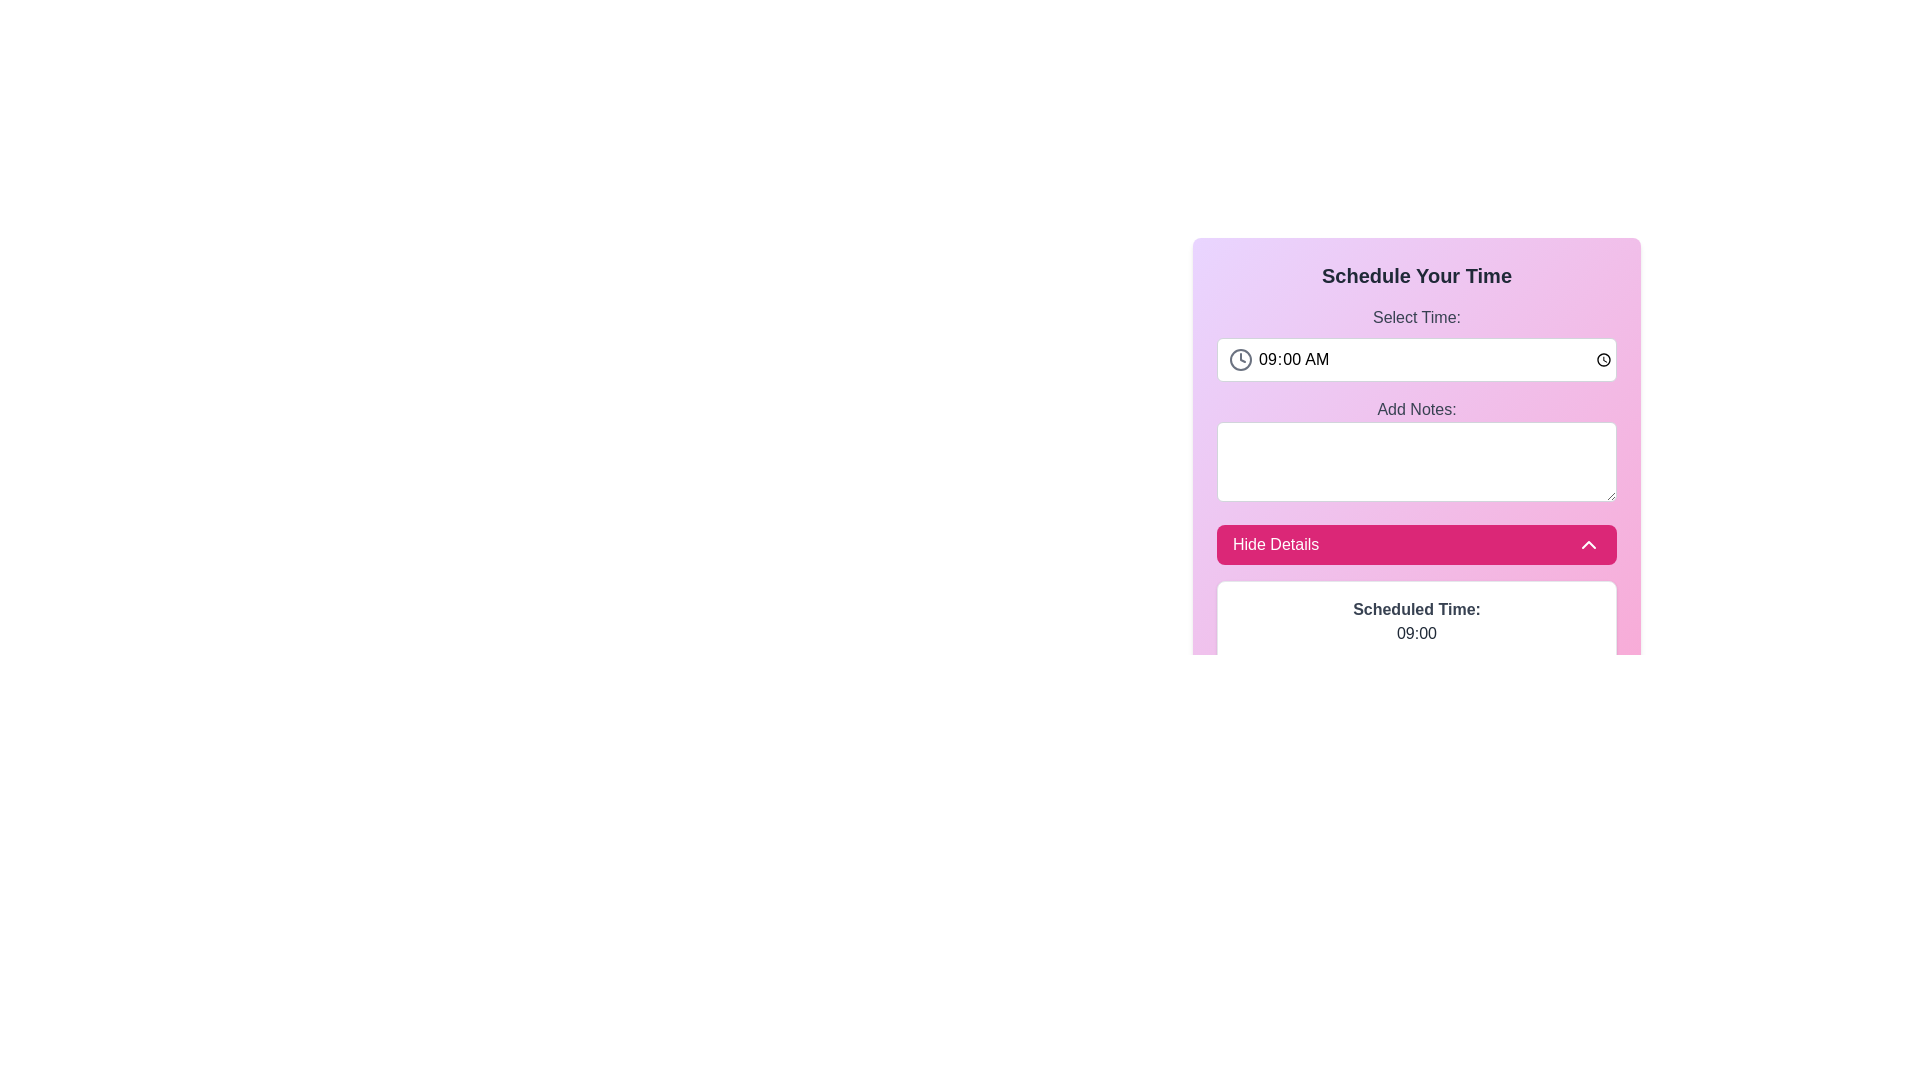  What do you see at coordinates (1587, 544) in the screenshot?
I see `the upward pointing chevron icon button, which is located on the right side of the 'Hide Details' button` at bounding box center [1587, 544].